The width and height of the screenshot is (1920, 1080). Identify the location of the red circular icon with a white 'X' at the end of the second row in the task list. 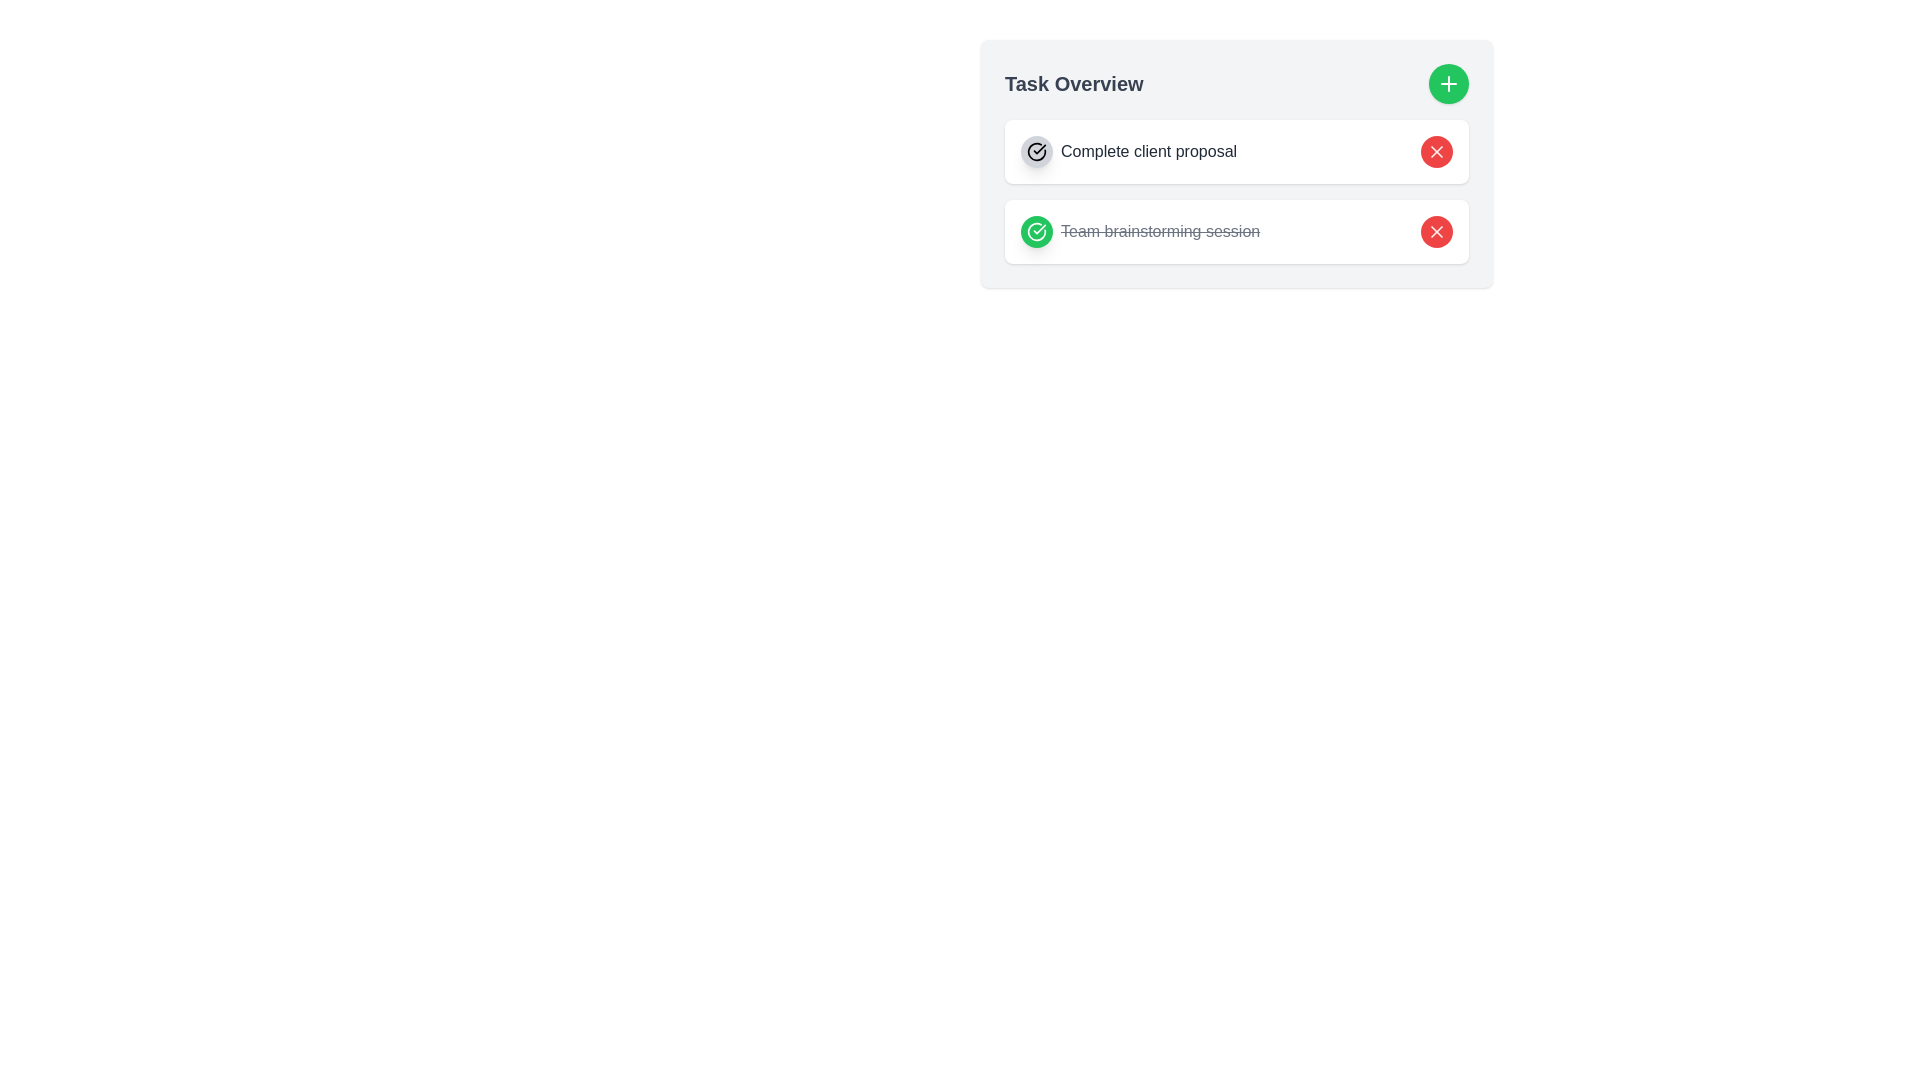
(1435, 150).